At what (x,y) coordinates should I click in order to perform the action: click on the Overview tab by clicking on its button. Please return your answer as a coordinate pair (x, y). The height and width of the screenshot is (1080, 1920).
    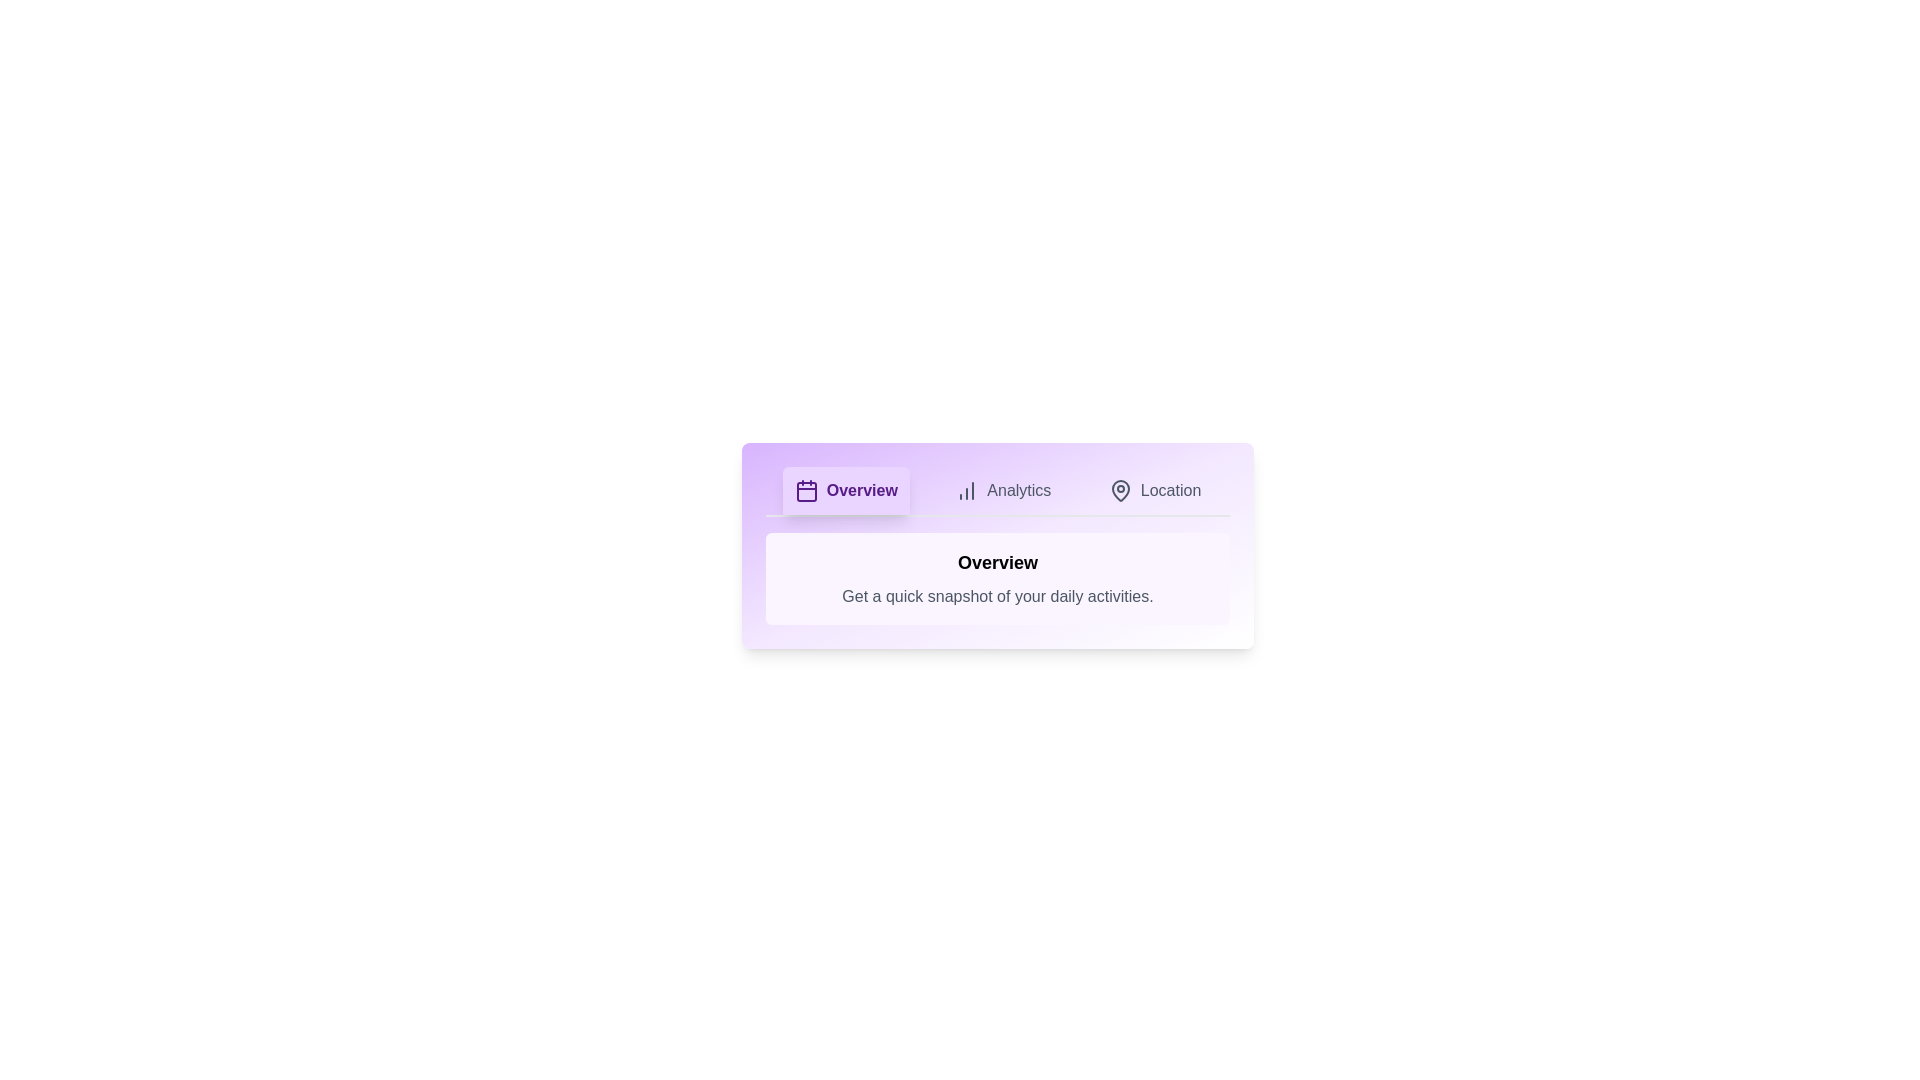
    Looking at the image, I should click on (845, 490).